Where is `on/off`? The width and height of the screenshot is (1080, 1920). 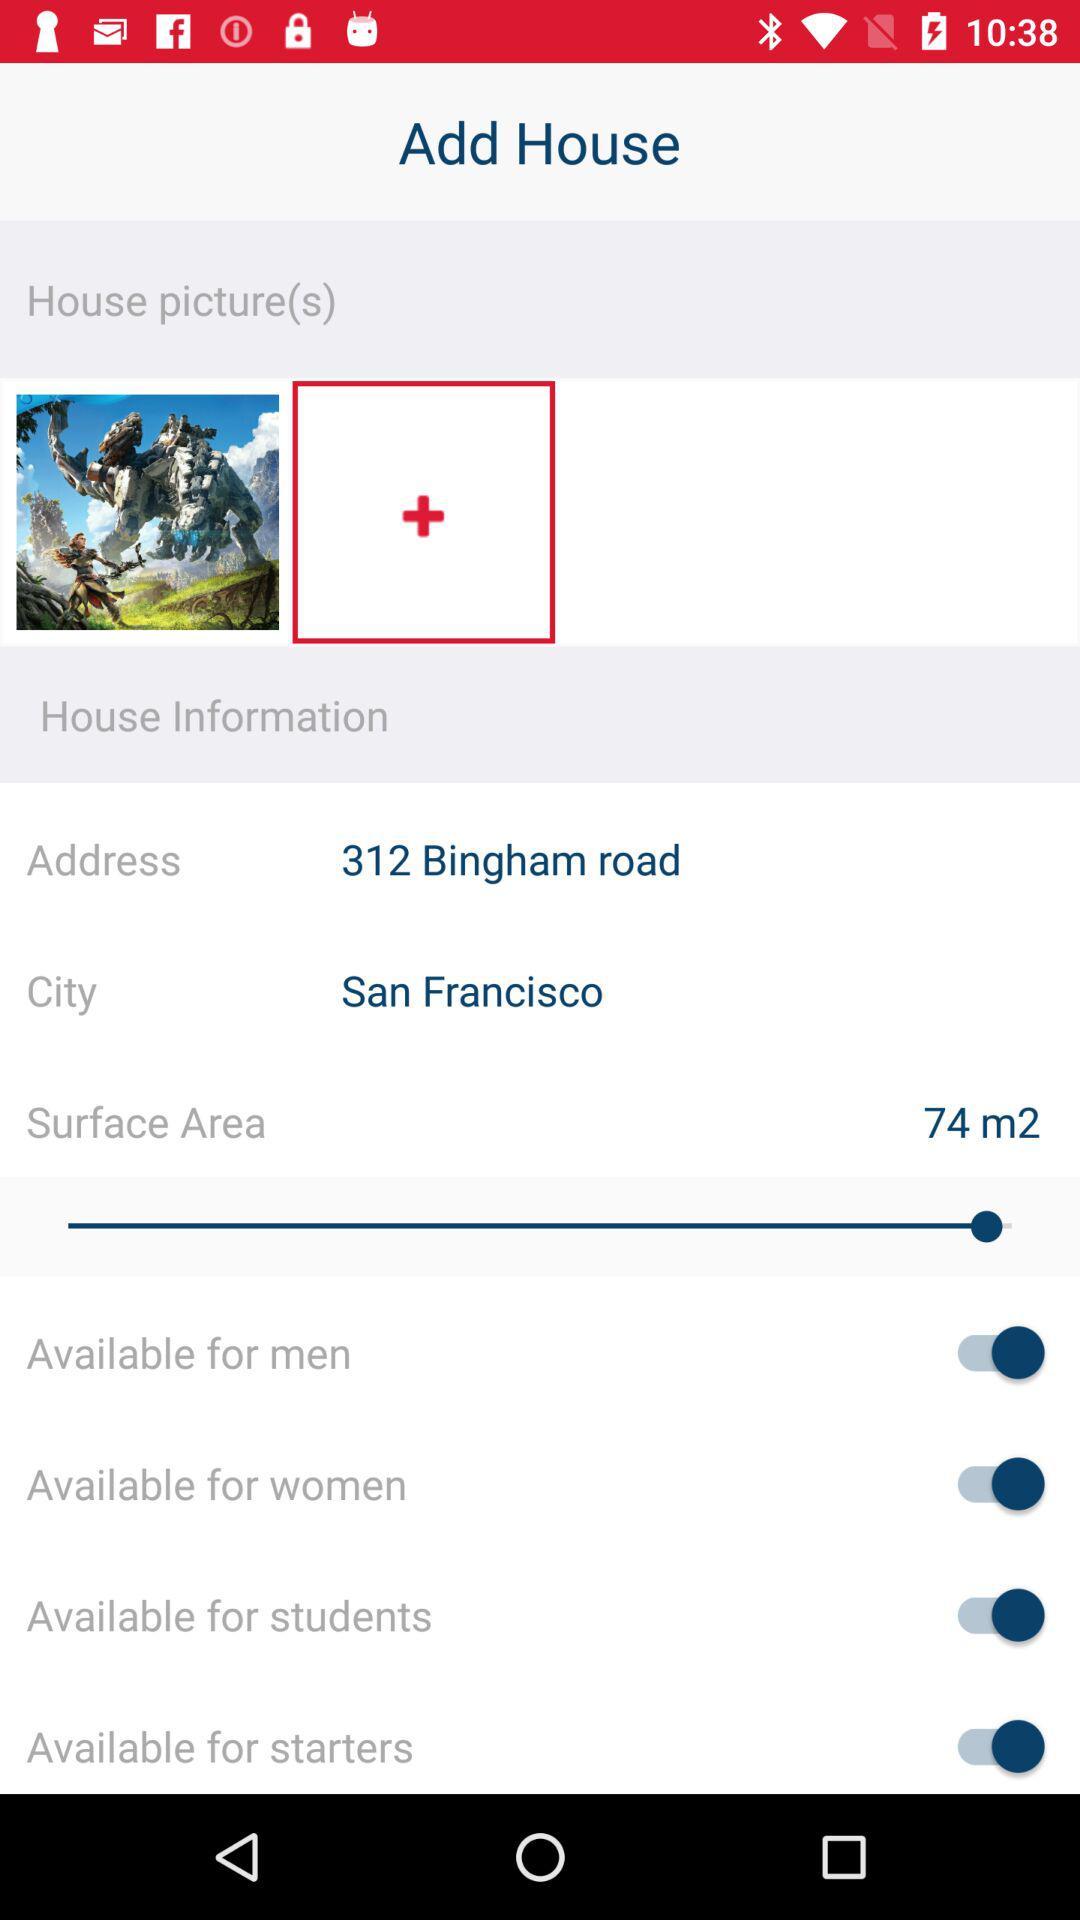
on/off is located at coordinates (991, 1615).